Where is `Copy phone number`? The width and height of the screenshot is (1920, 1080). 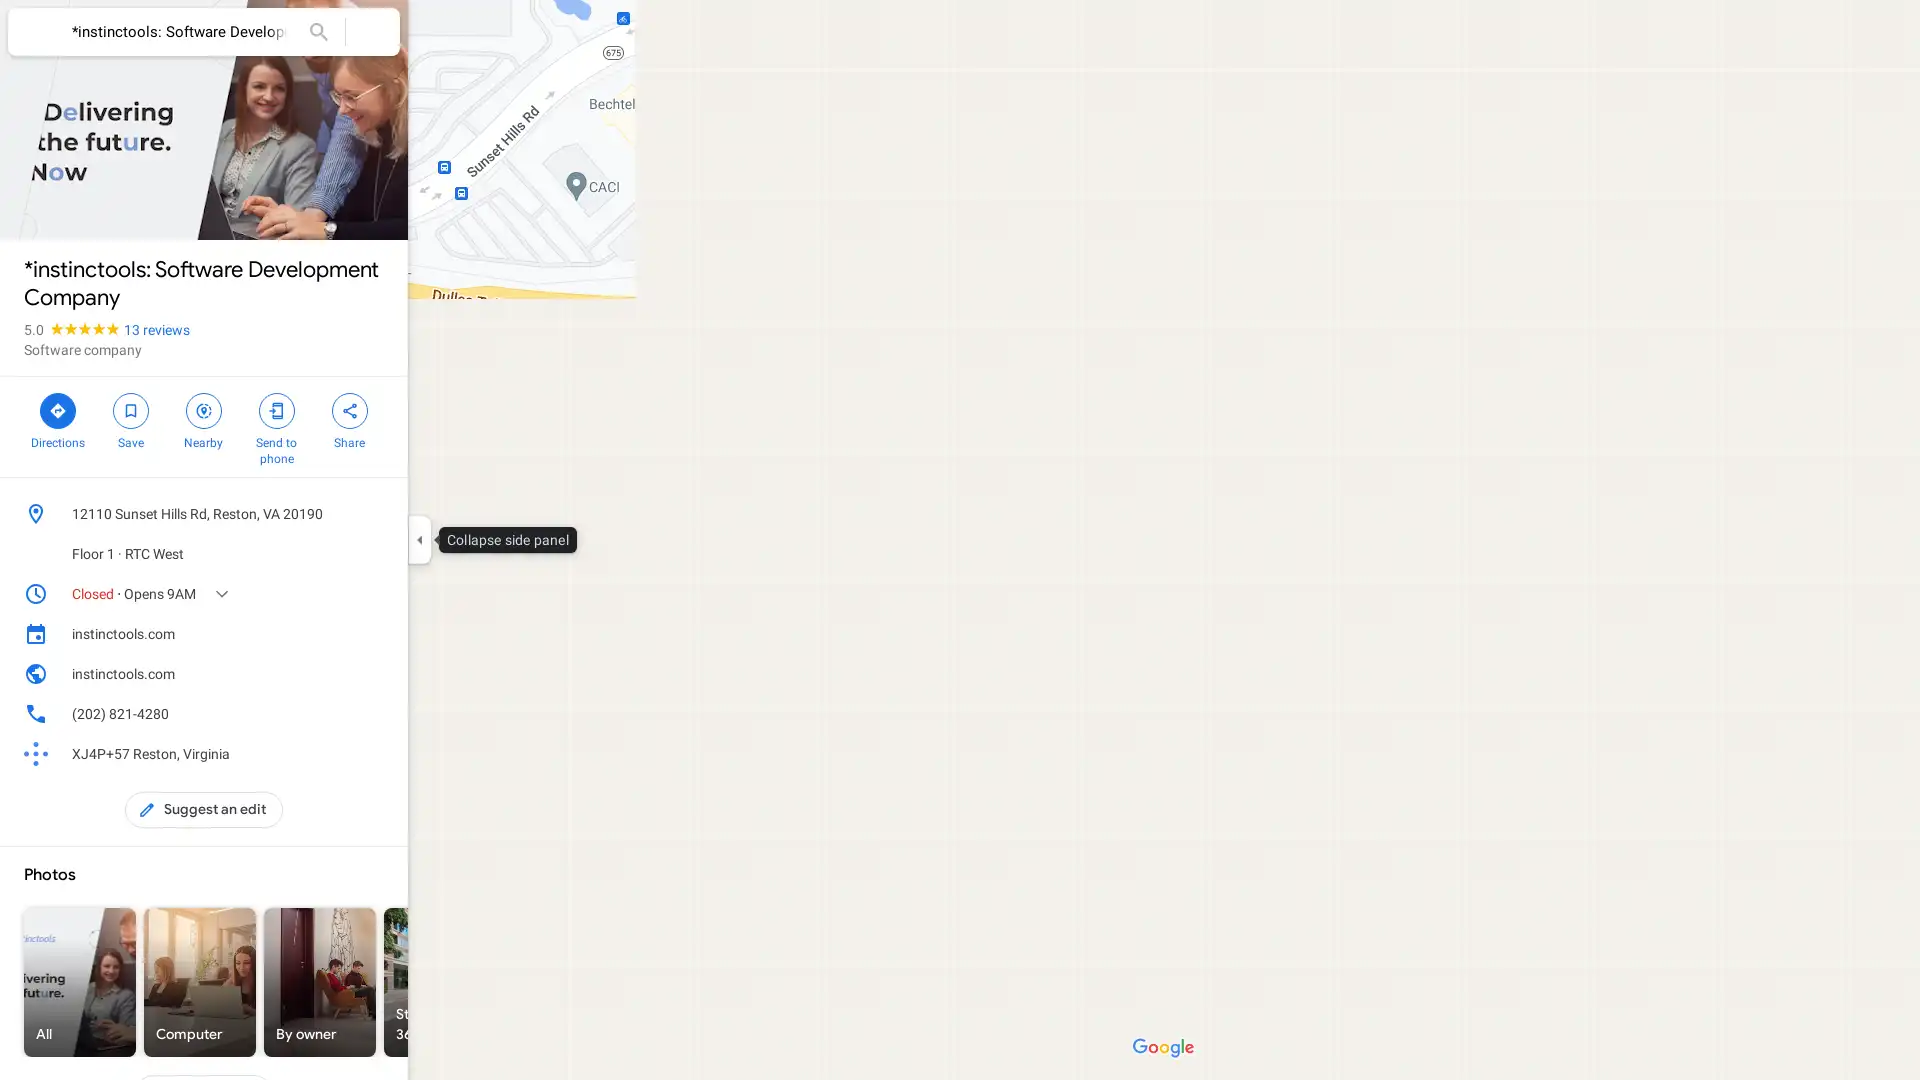
Copy phone number is located at coordinates (344, 712).